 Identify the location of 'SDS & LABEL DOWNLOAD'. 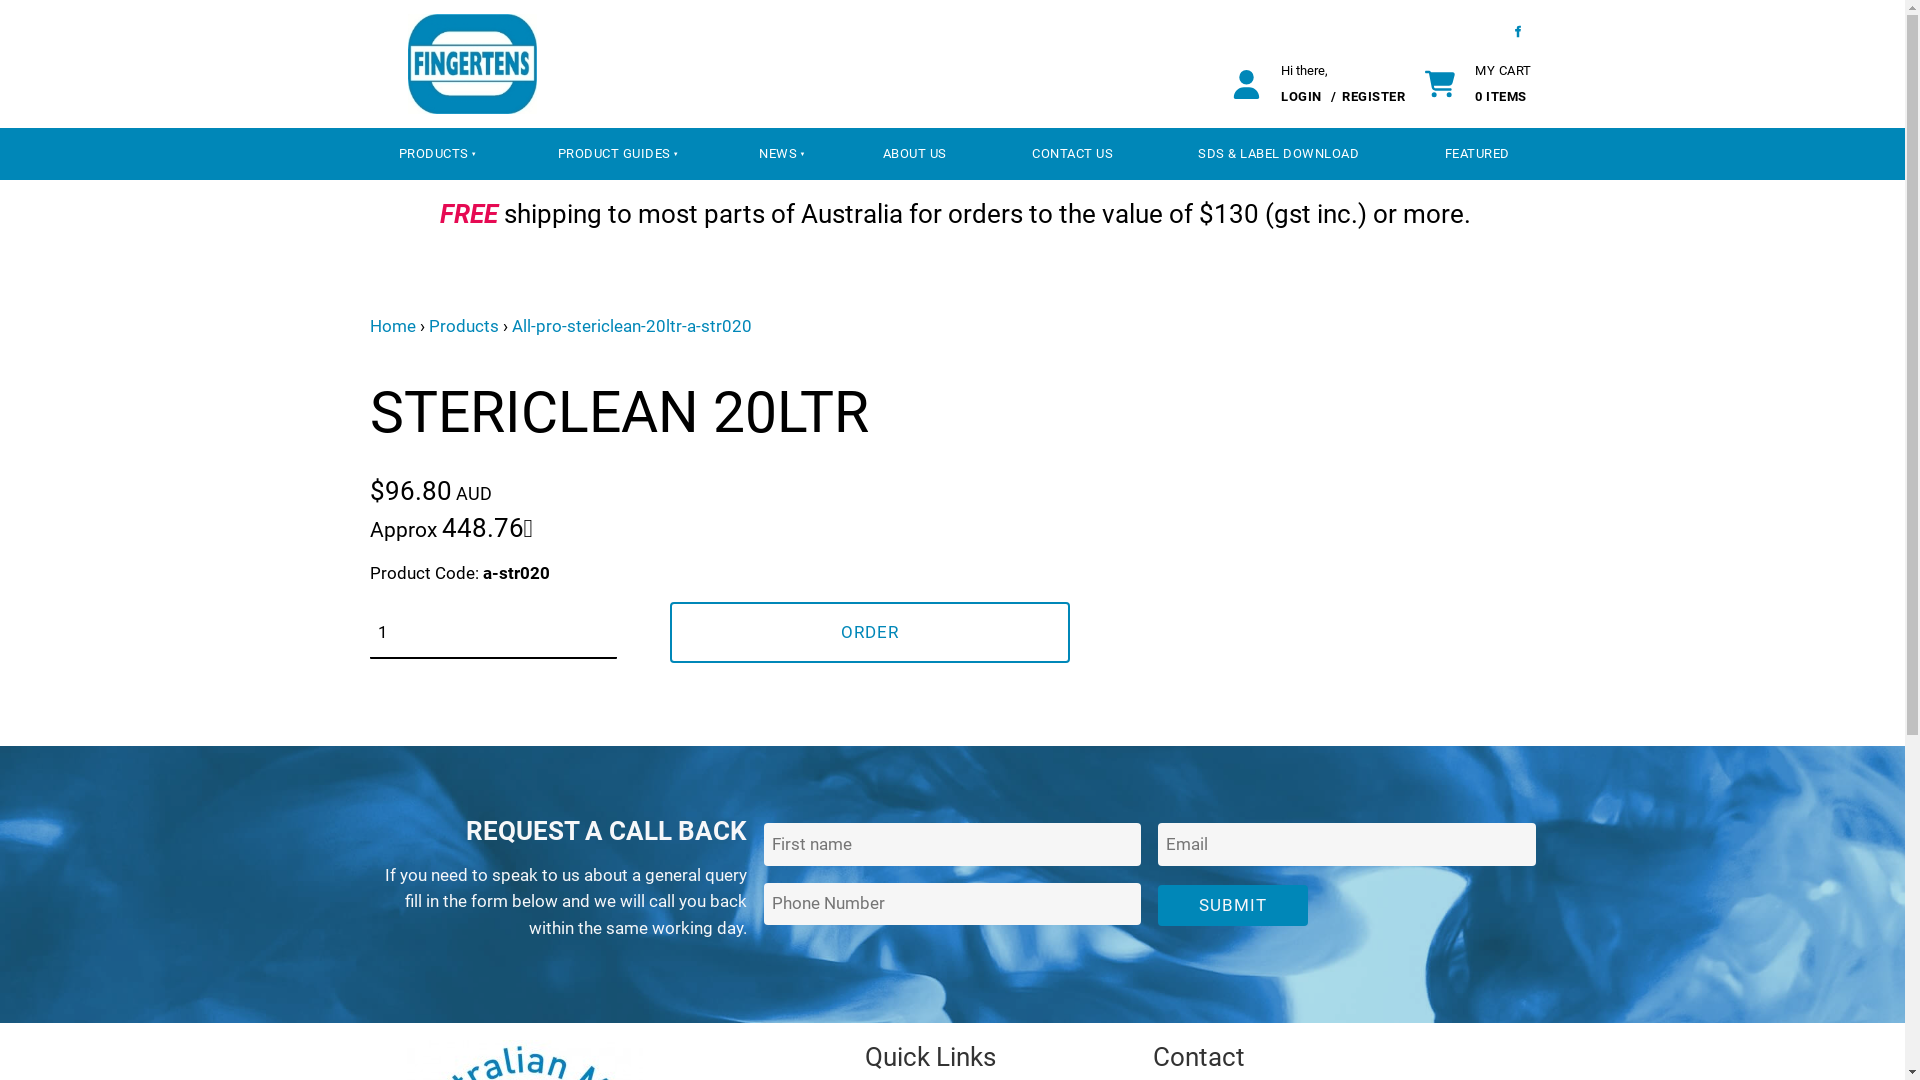
(1277, 153).